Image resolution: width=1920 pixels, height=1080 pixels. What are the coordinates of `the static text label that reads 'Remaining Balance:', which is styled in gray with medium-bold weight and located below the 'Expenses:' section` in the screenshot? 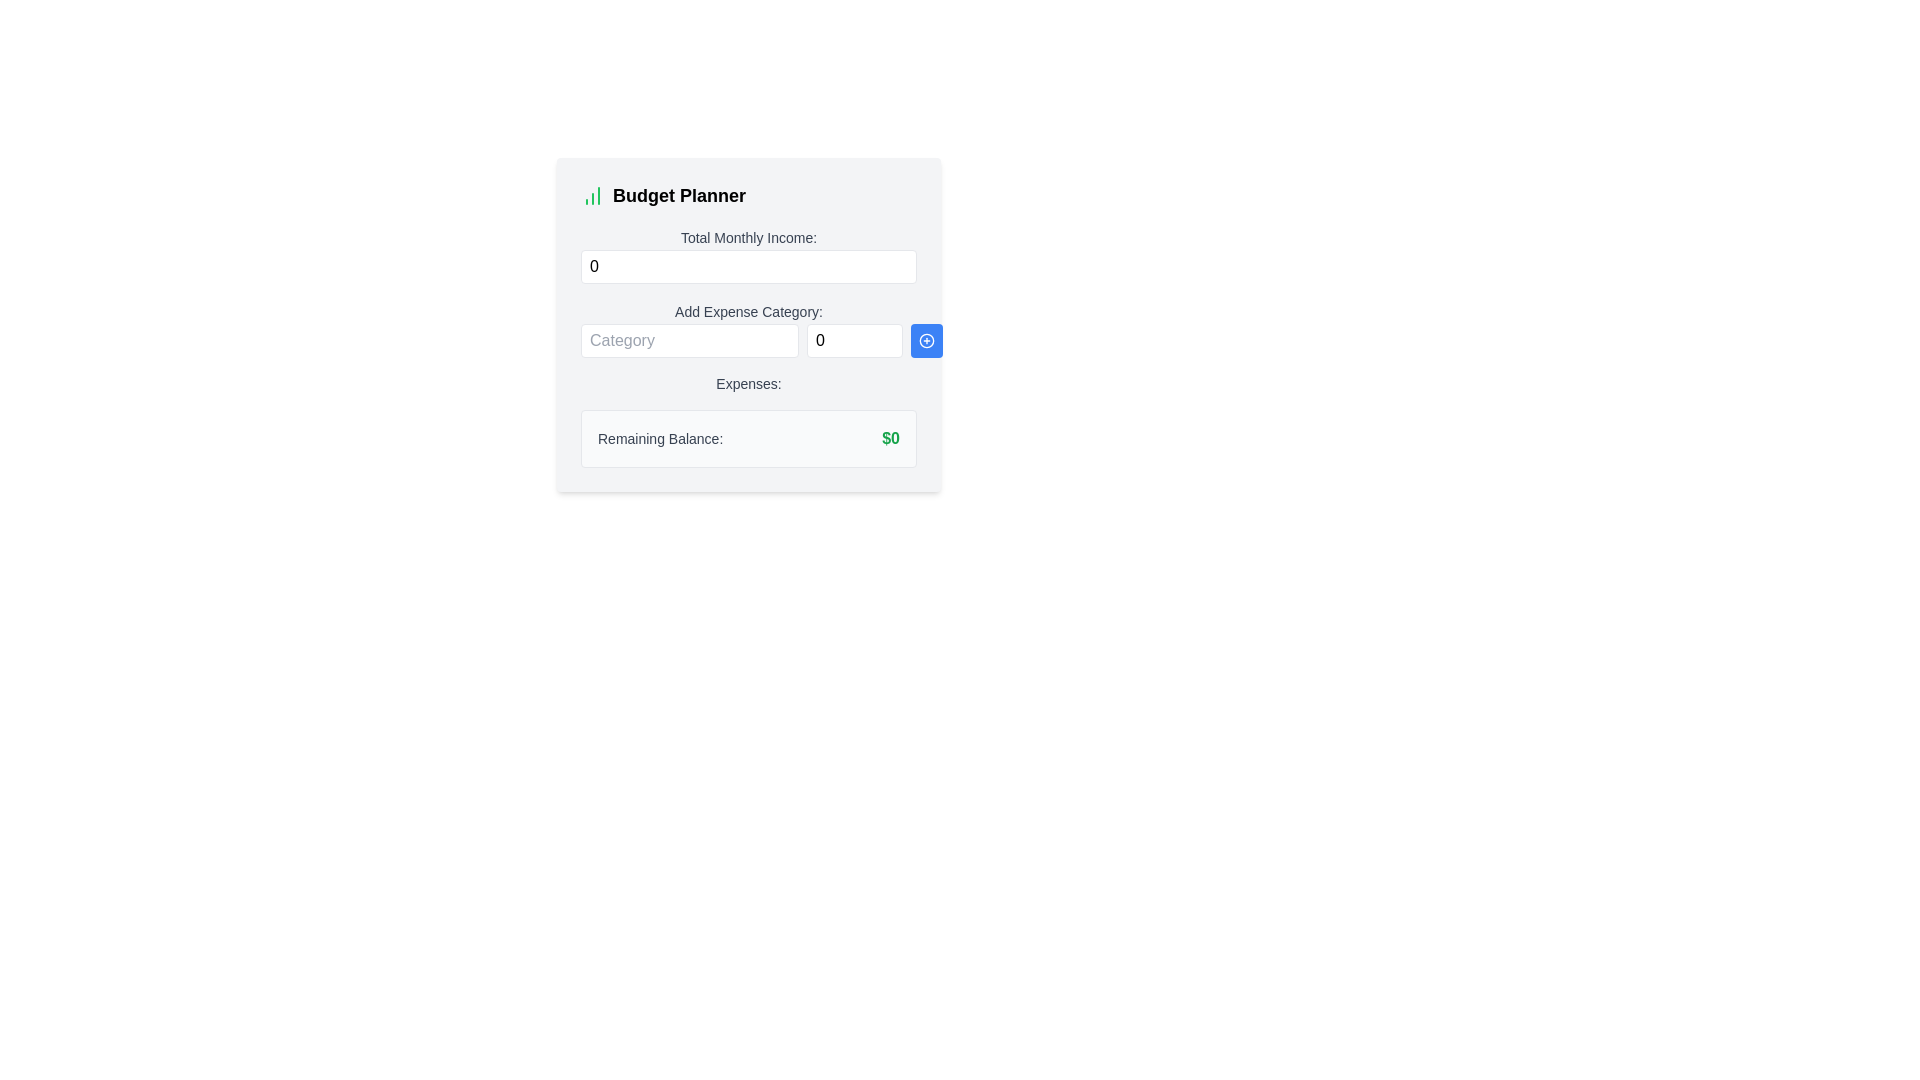 It's located at (660, 438).